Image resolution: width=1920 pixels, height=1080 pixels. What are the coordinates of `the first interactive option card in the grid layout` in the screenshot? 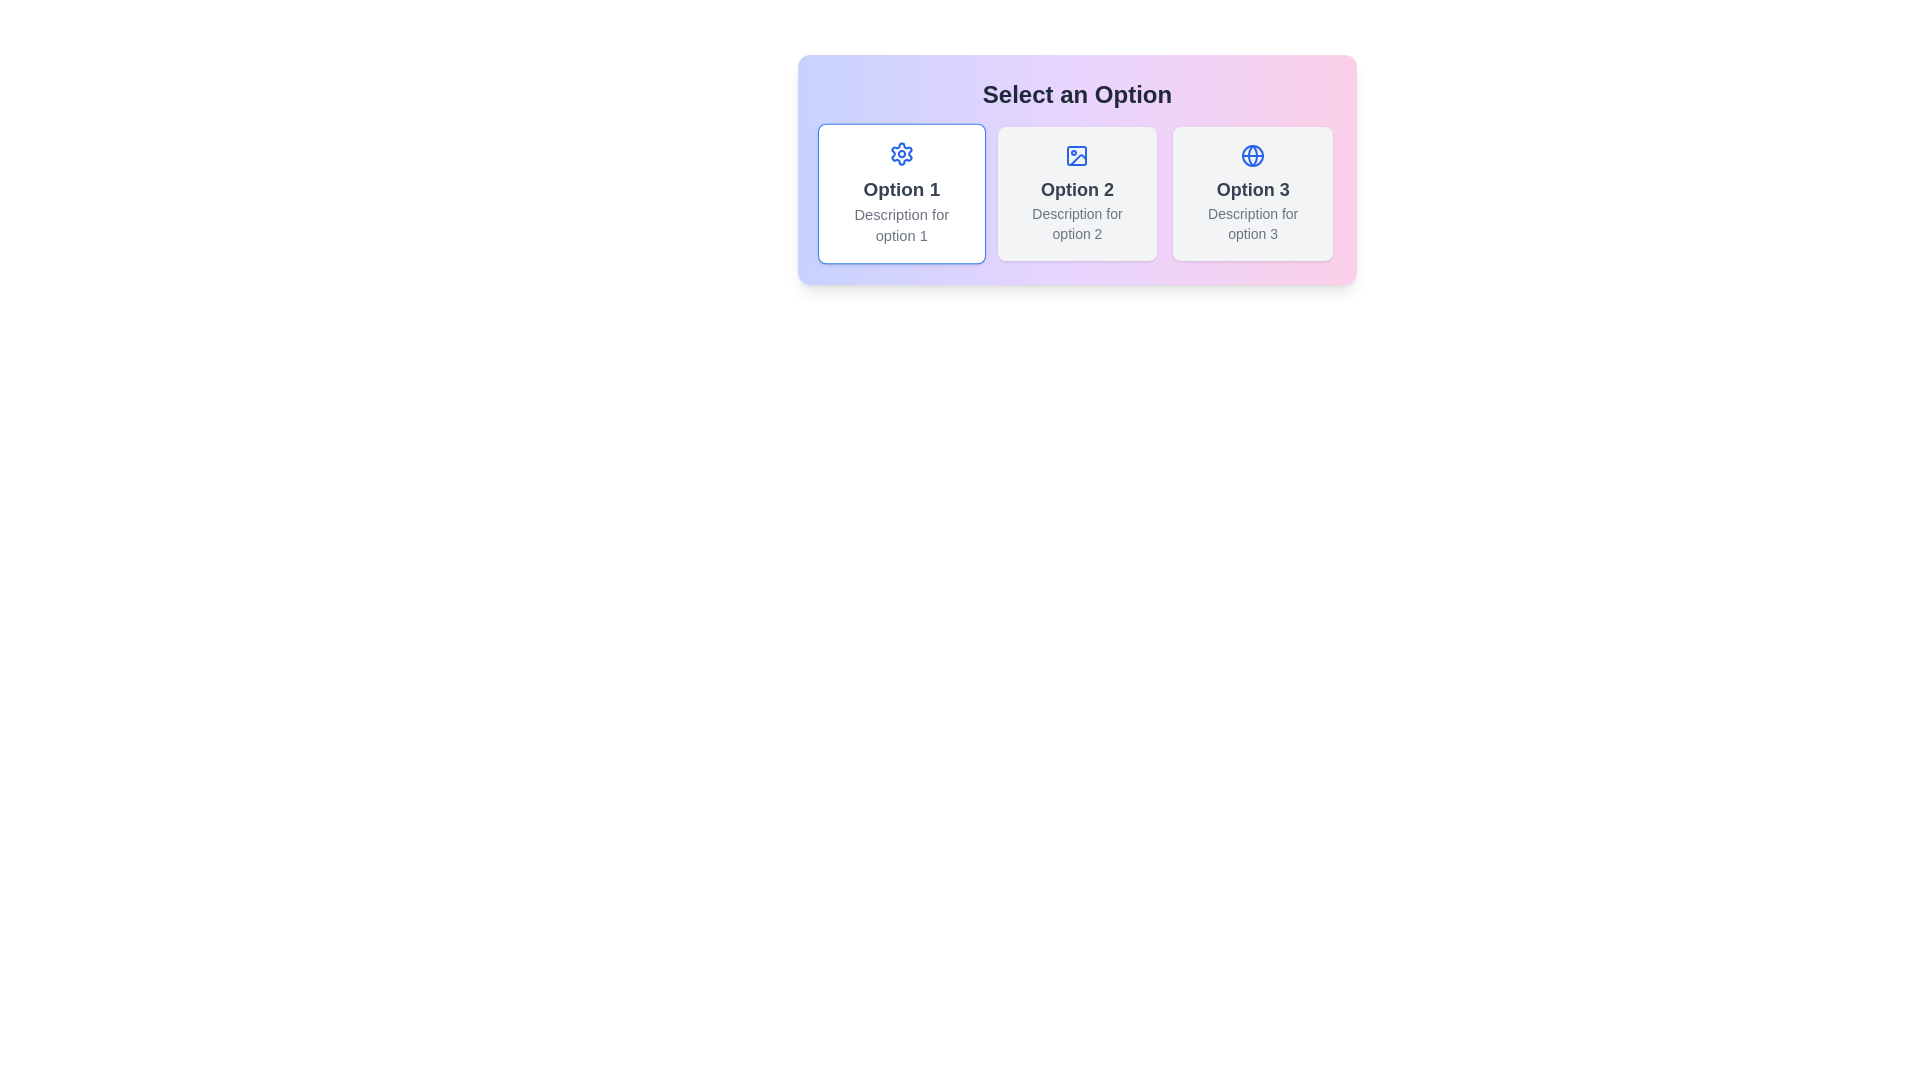 It's located at (900, 193).